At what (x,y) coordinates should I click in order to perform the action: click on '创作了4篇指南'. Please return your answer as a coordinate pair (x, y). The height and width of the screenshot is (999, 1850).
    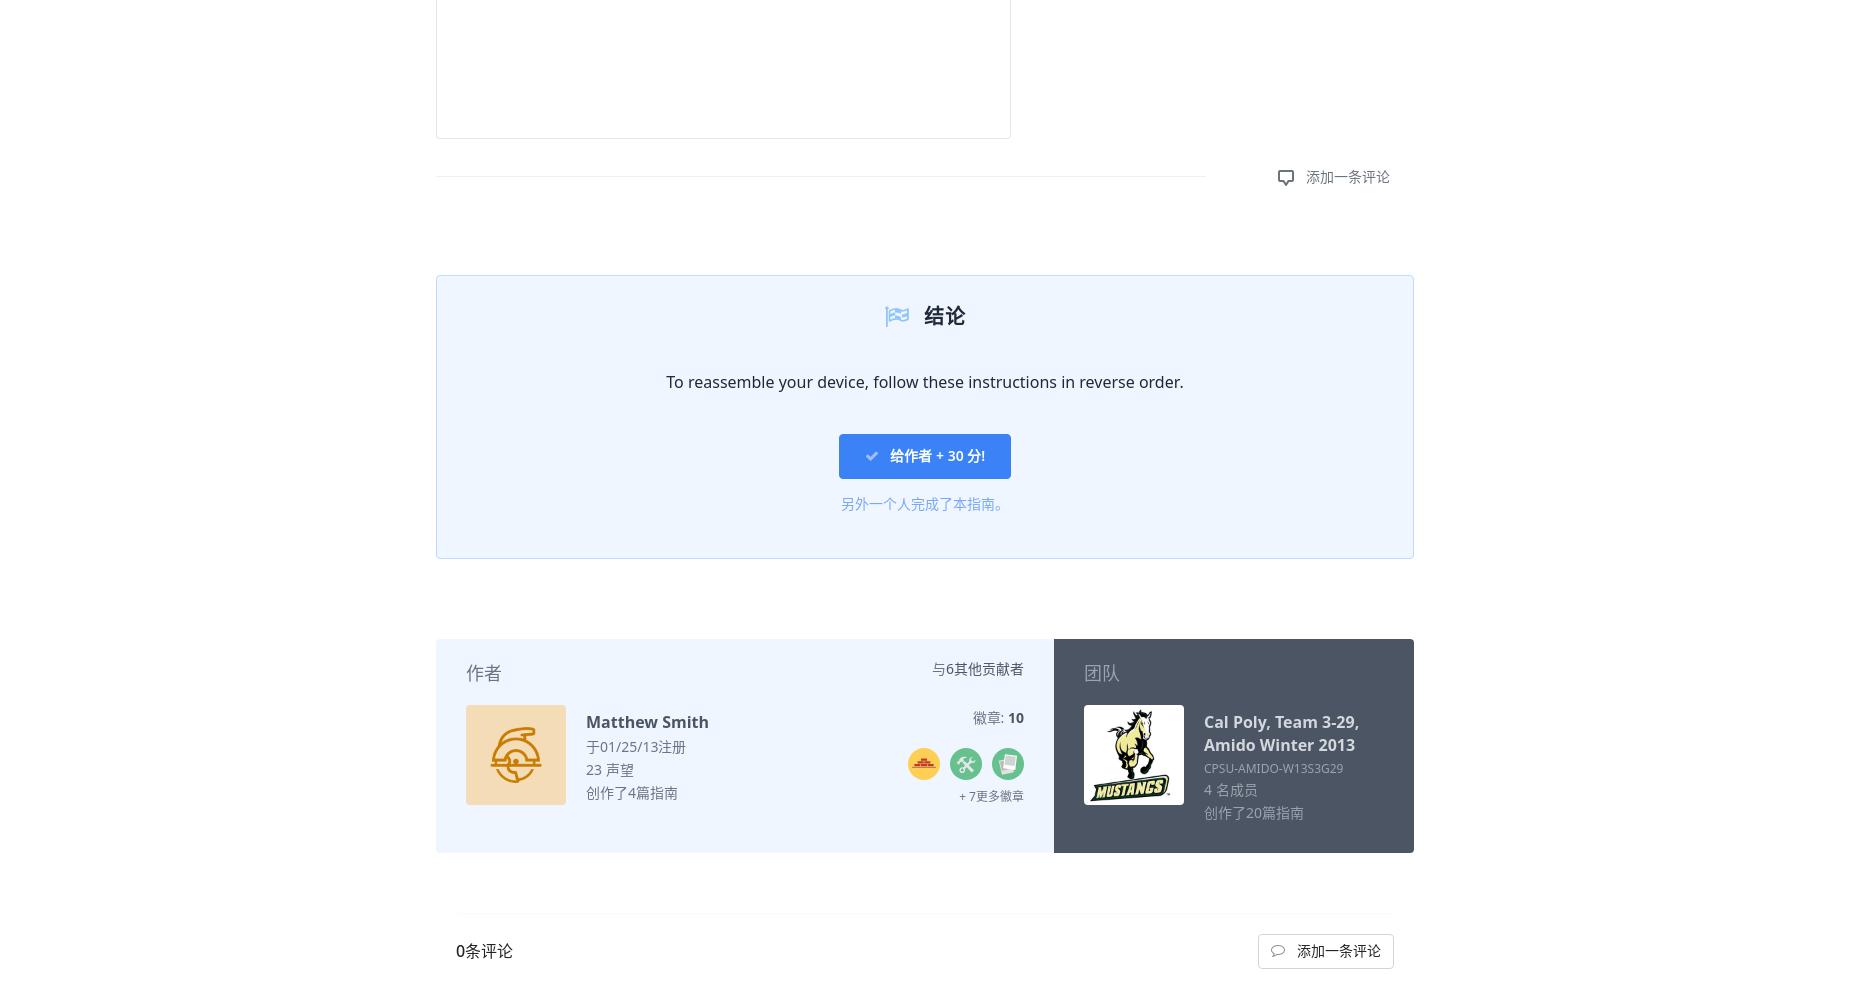
    Looking at the image, I should click on (631, 791).